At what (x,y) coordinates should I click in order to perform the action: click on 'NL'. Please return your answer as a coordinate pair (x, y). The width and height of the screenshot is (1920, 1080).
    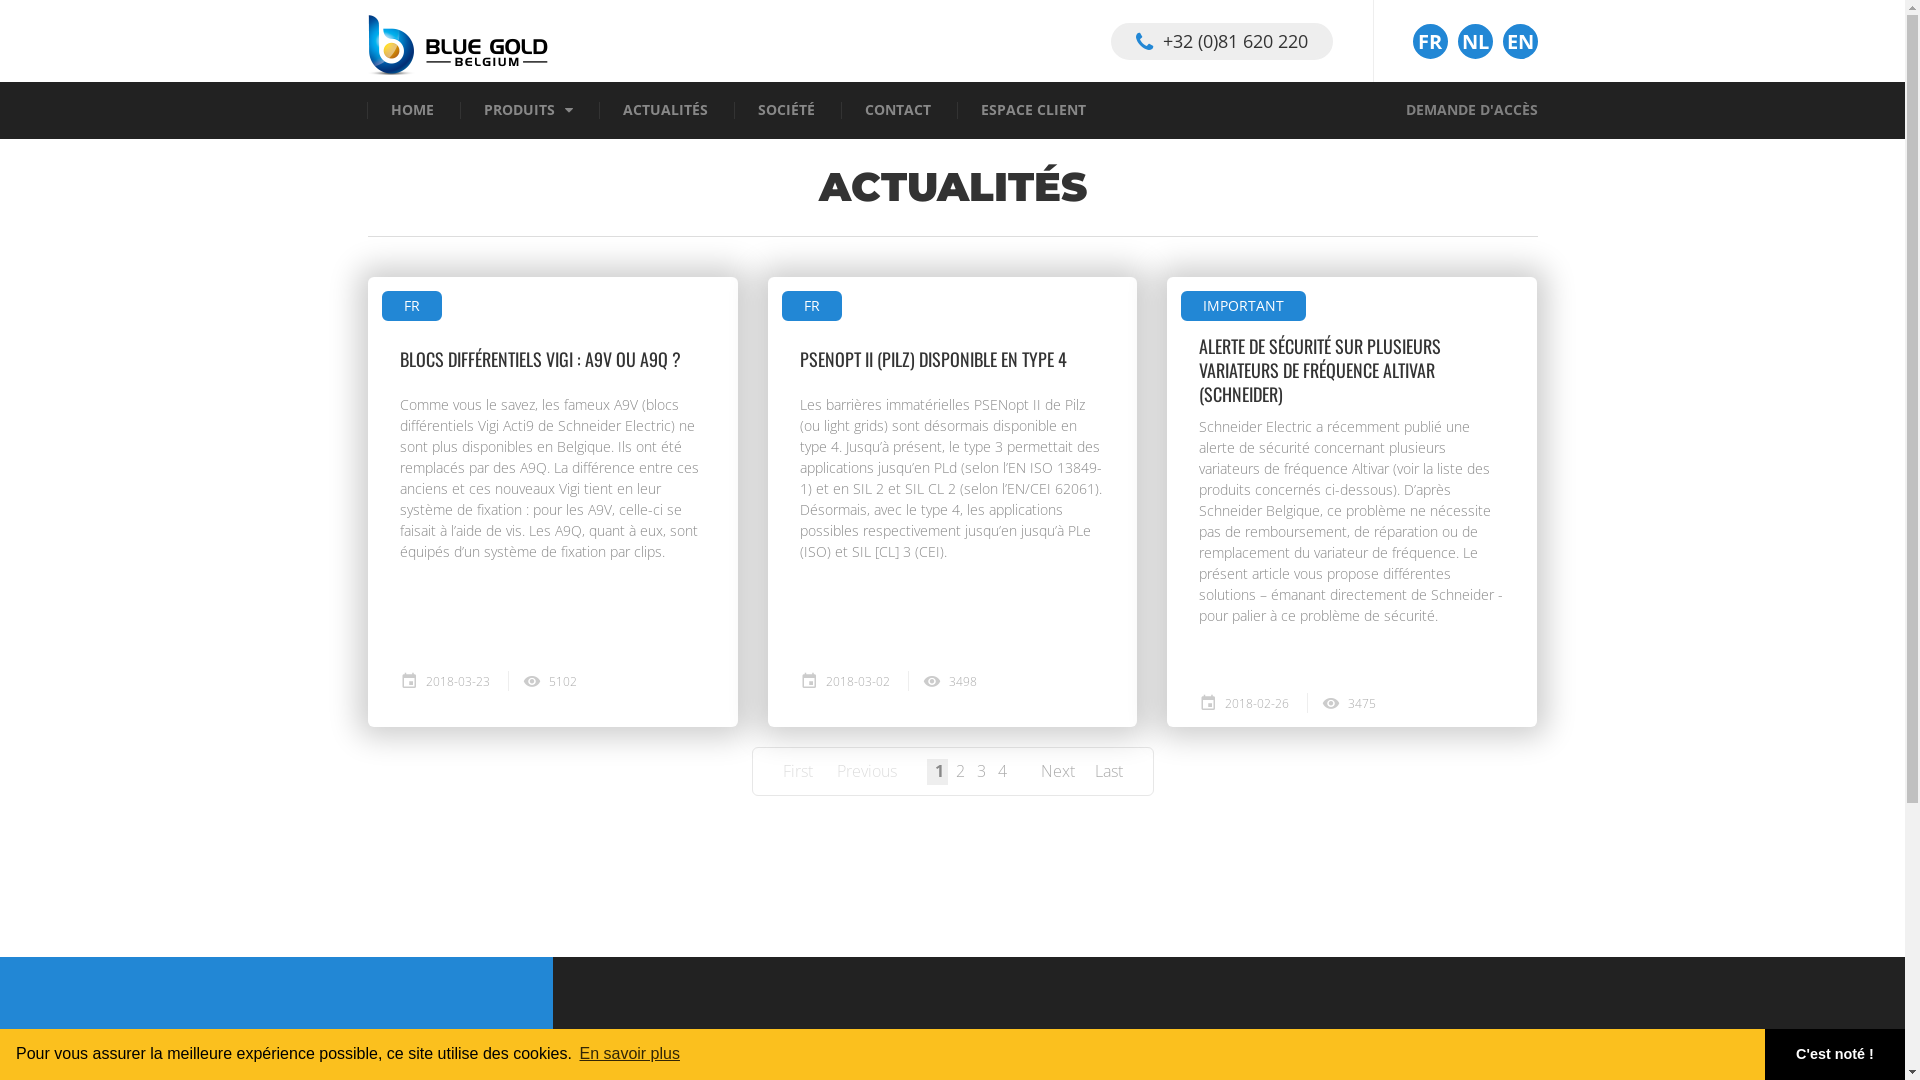
    Looking at the image, I should click on (1475, 41).